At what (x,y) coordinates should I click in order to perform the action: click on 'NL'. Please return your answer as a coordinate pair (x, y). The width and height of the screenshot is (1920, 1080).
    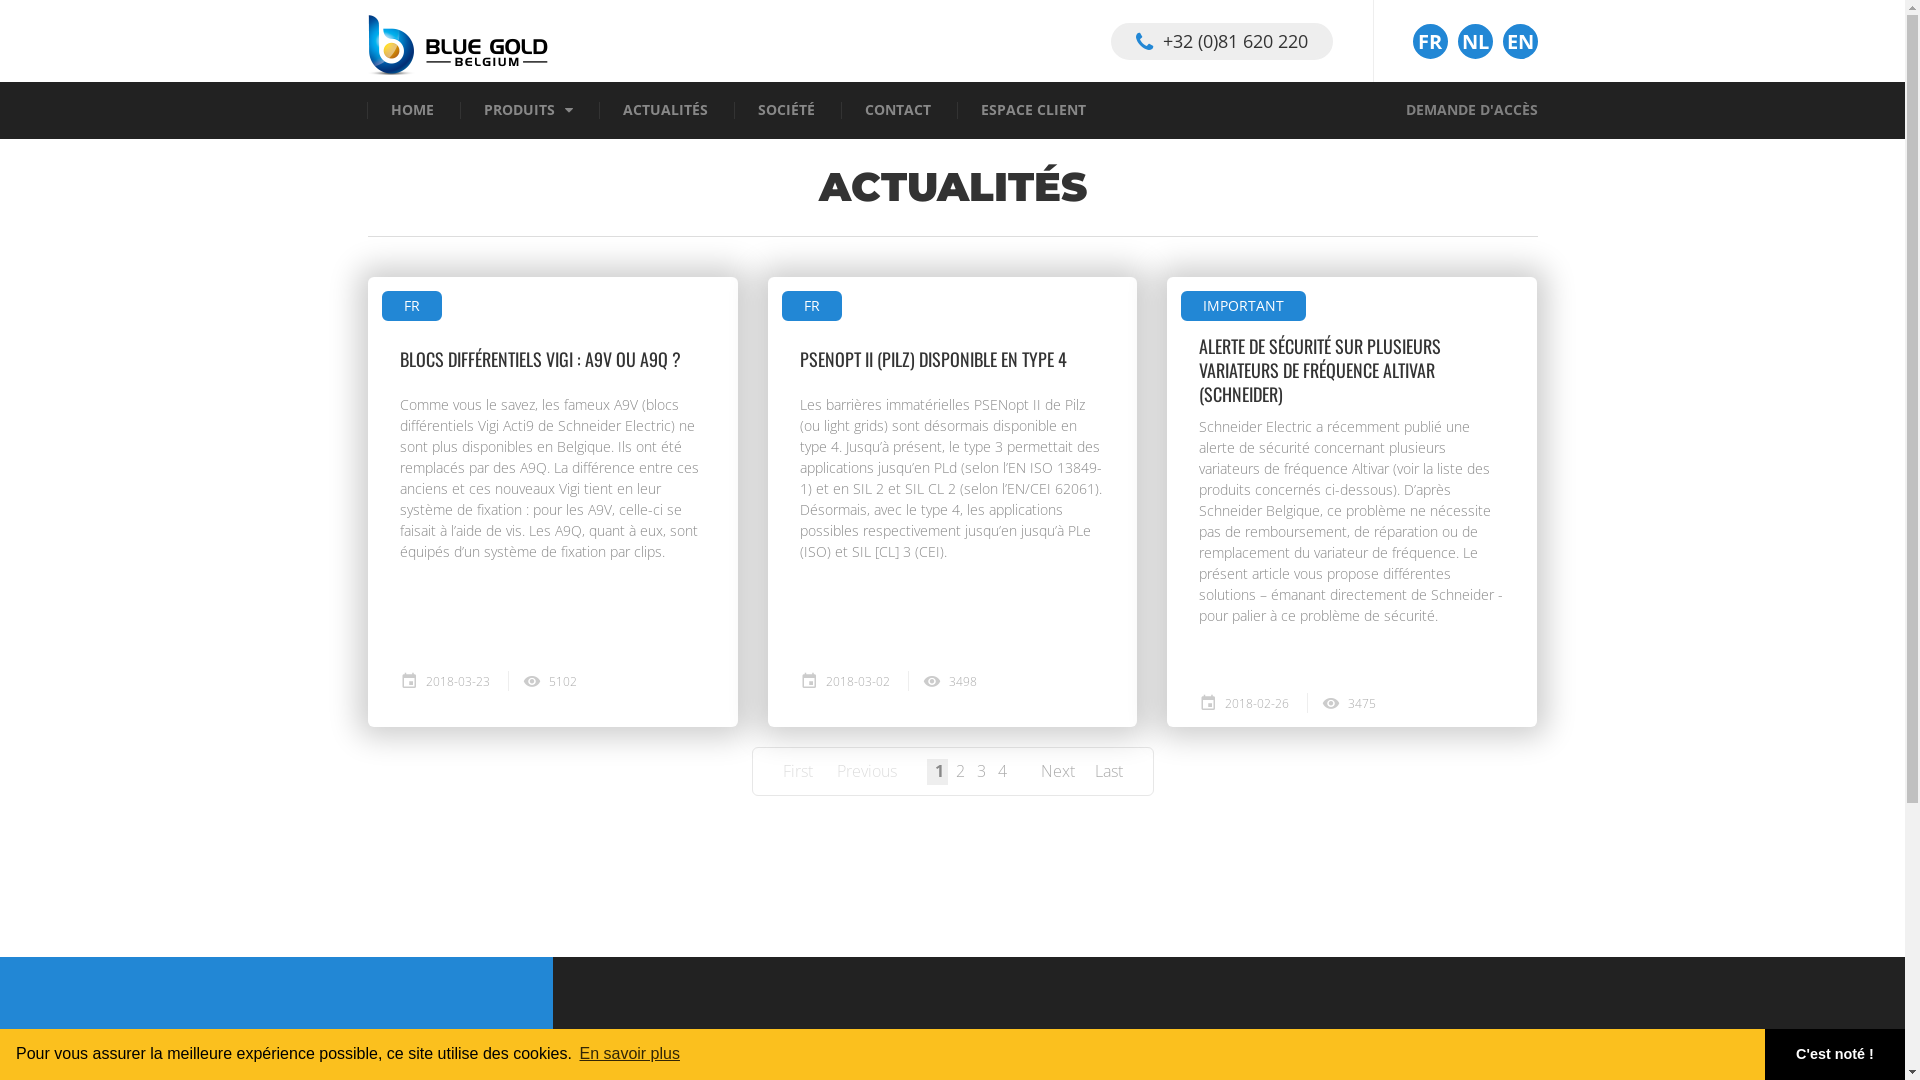
    Looking at the image, I should click on (1475, 41).